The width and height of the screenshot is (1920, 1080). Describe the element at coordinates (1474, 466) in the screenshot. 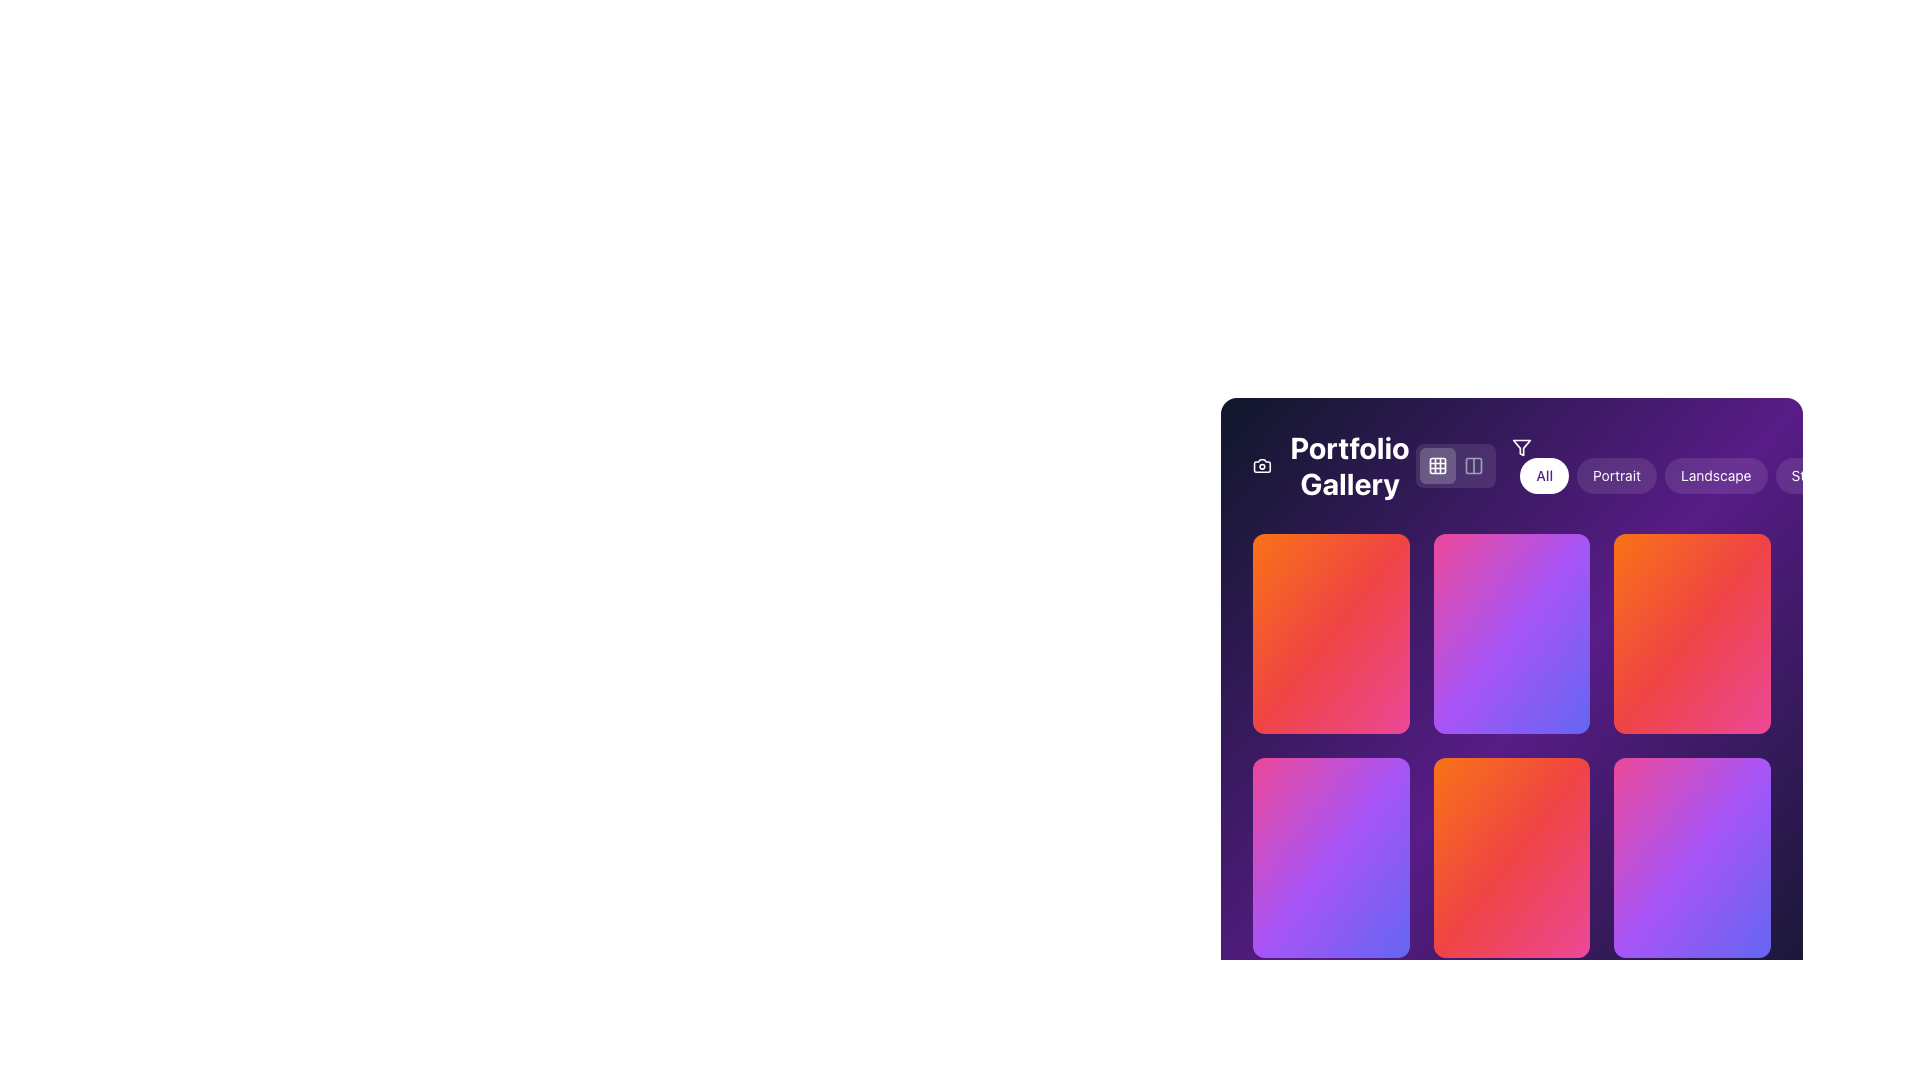

I see `the button or toggle icon representing a layout or display mode` at that location.